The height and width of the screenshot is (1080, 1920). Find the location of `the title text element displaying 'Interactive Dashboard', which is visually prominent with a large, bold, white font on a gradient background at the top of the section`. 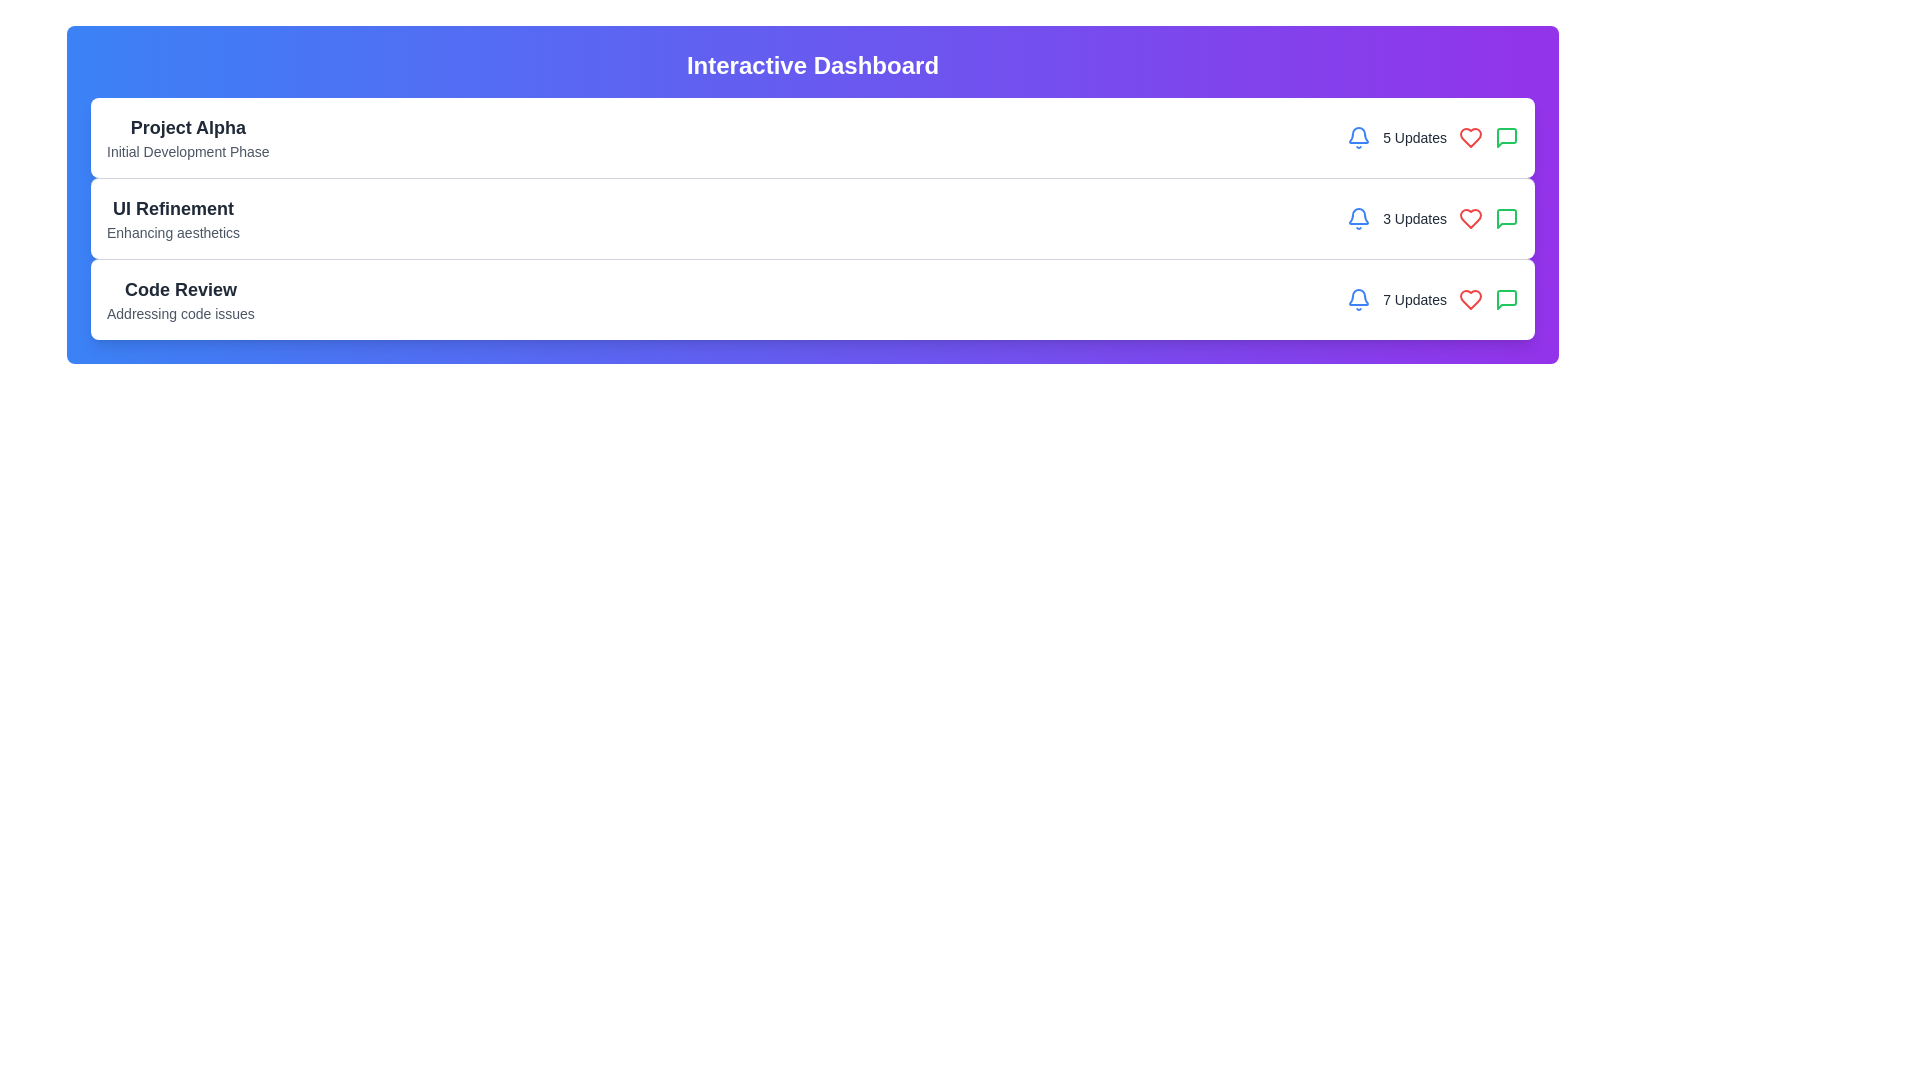

the title text element displaying 'Interactive Dashboard', which is visually prominent with a large, bold, white font on a gradient background at the top of the section is located at coordinates (812, 64).